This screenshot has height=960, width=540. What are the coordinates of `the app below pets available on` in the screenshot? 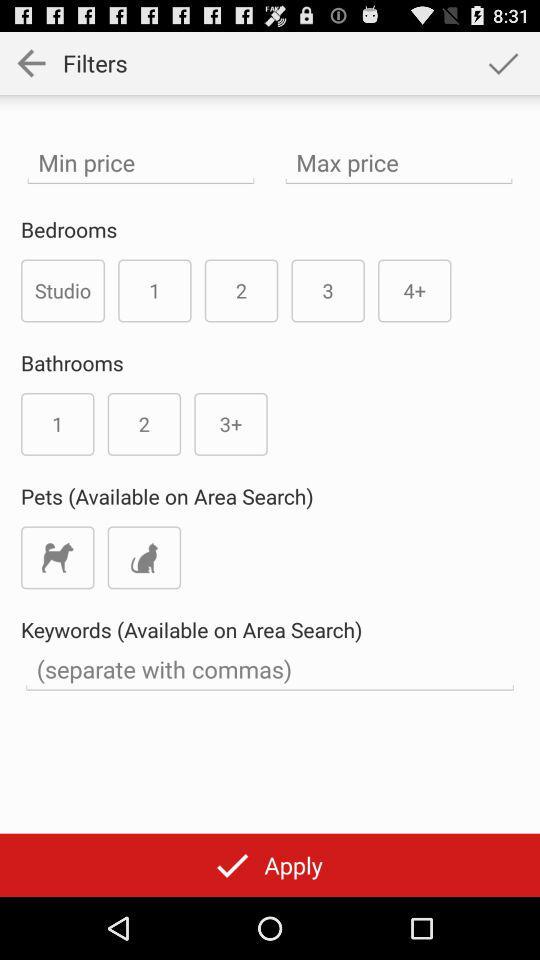 It's located at (57, 557).